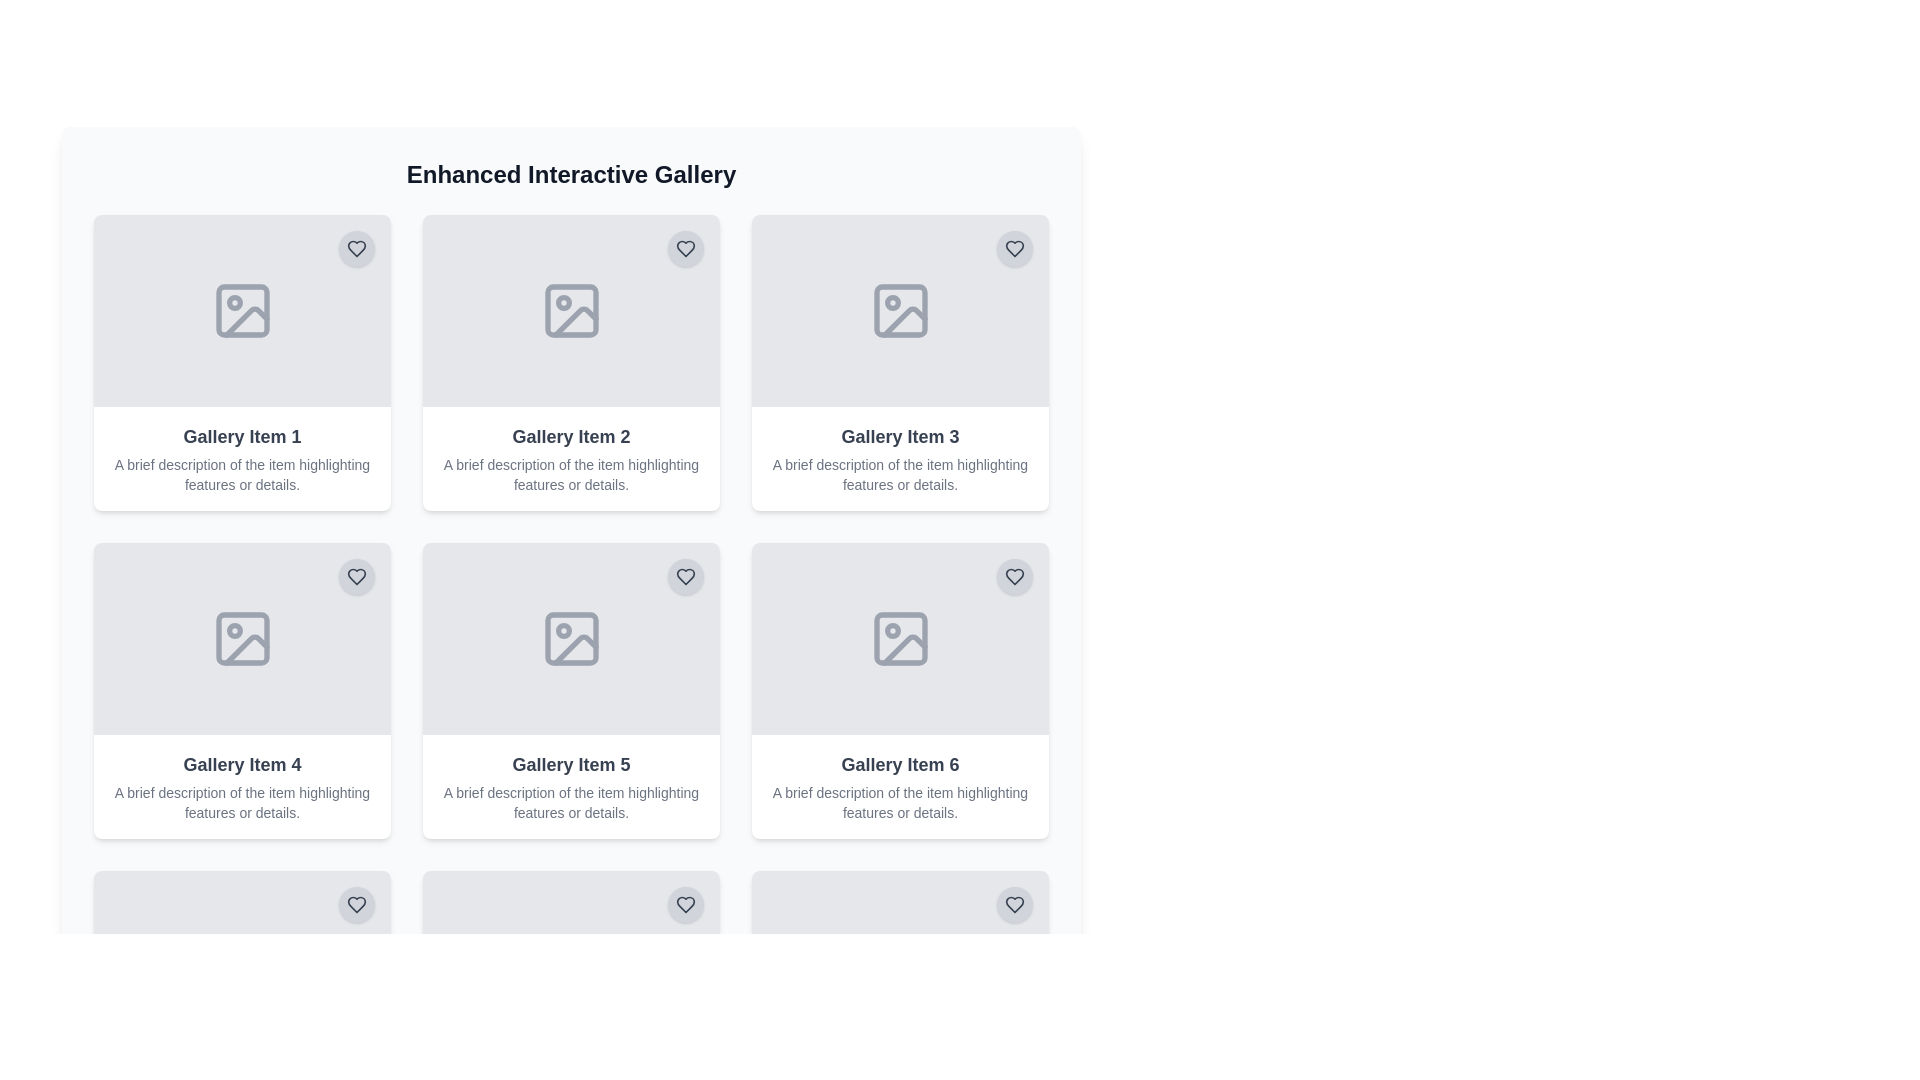 The image size is (1920, 1080). What do you see at coordinates (686, 248) in the screenshot?
I see `the heart-shaped icon outlined in dark gray located within a circular button at the upper-right corner of the 'Gallery Item 2' card in the grid under 'Enhanced Interactive Gallery' to interact with it` at bounding box center [686, 248].